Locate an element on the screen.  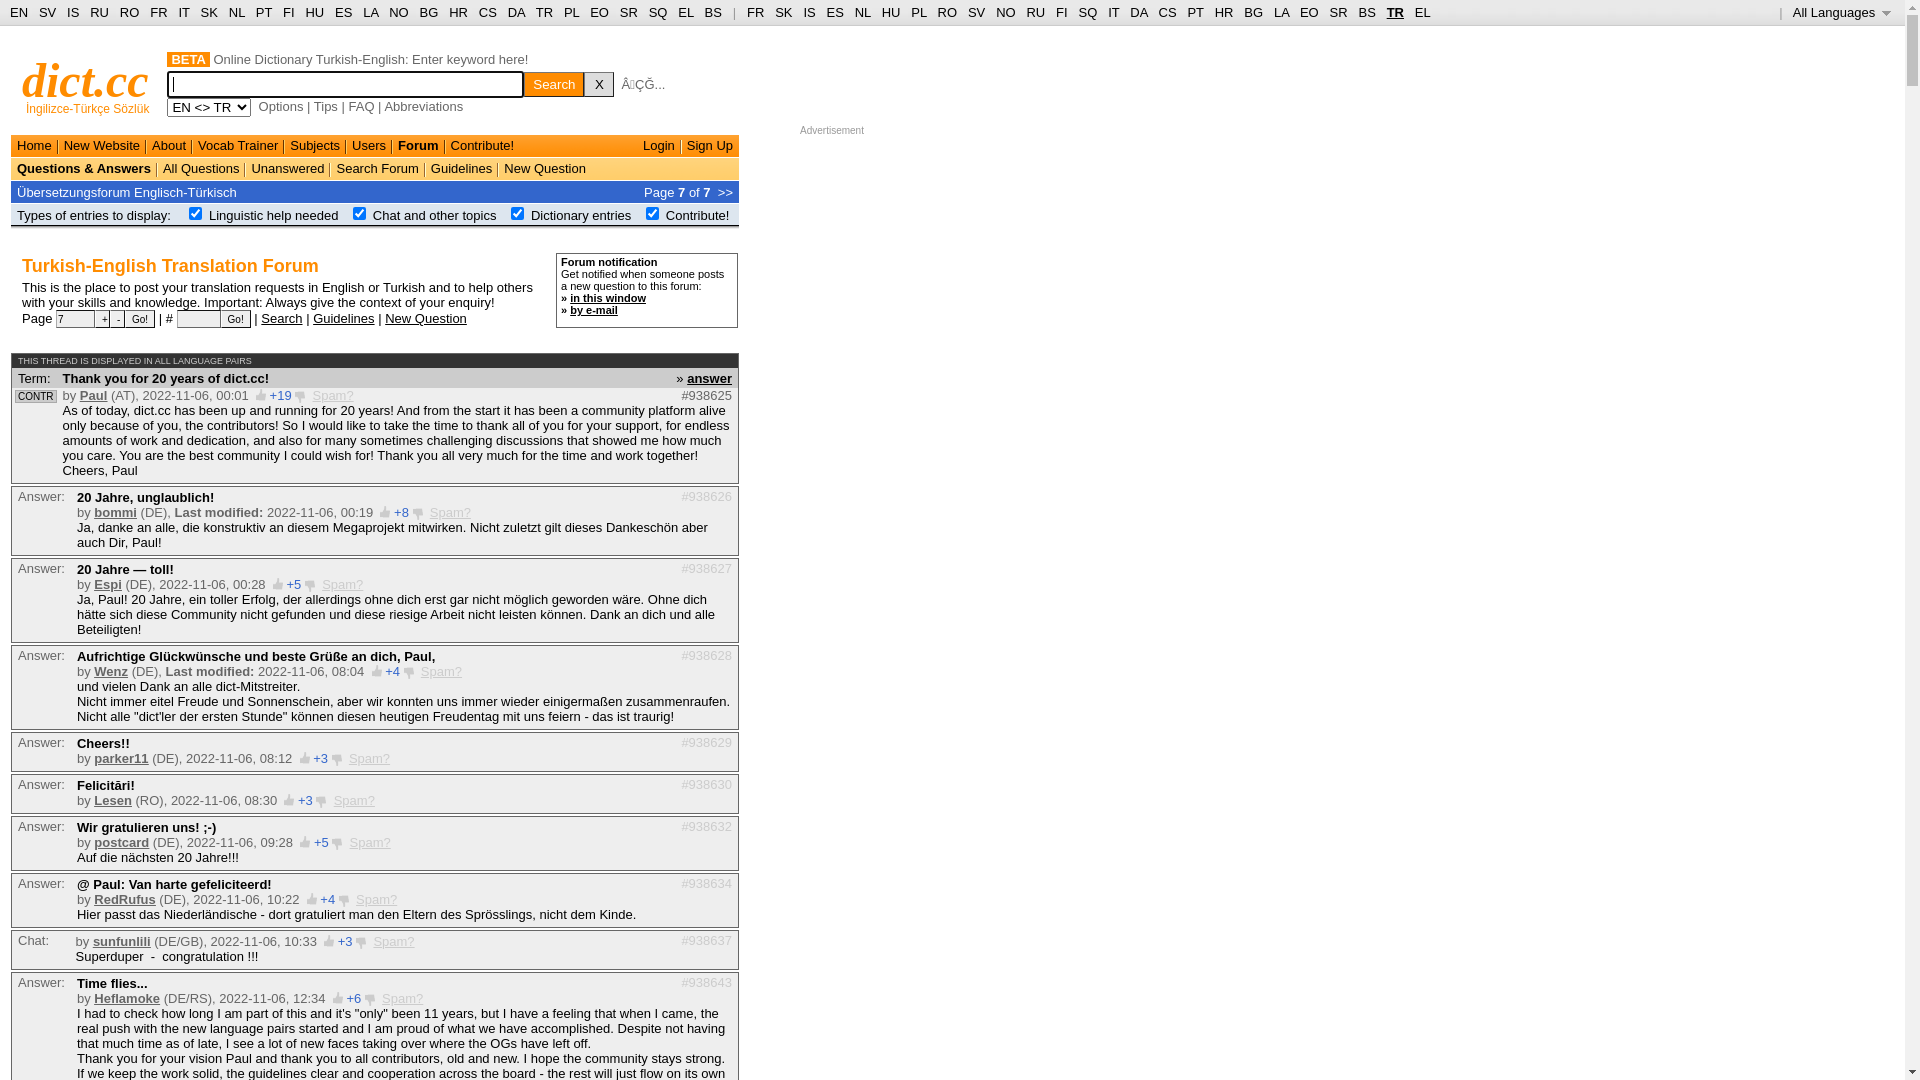
'HR' is located at coordinates (457, 12).